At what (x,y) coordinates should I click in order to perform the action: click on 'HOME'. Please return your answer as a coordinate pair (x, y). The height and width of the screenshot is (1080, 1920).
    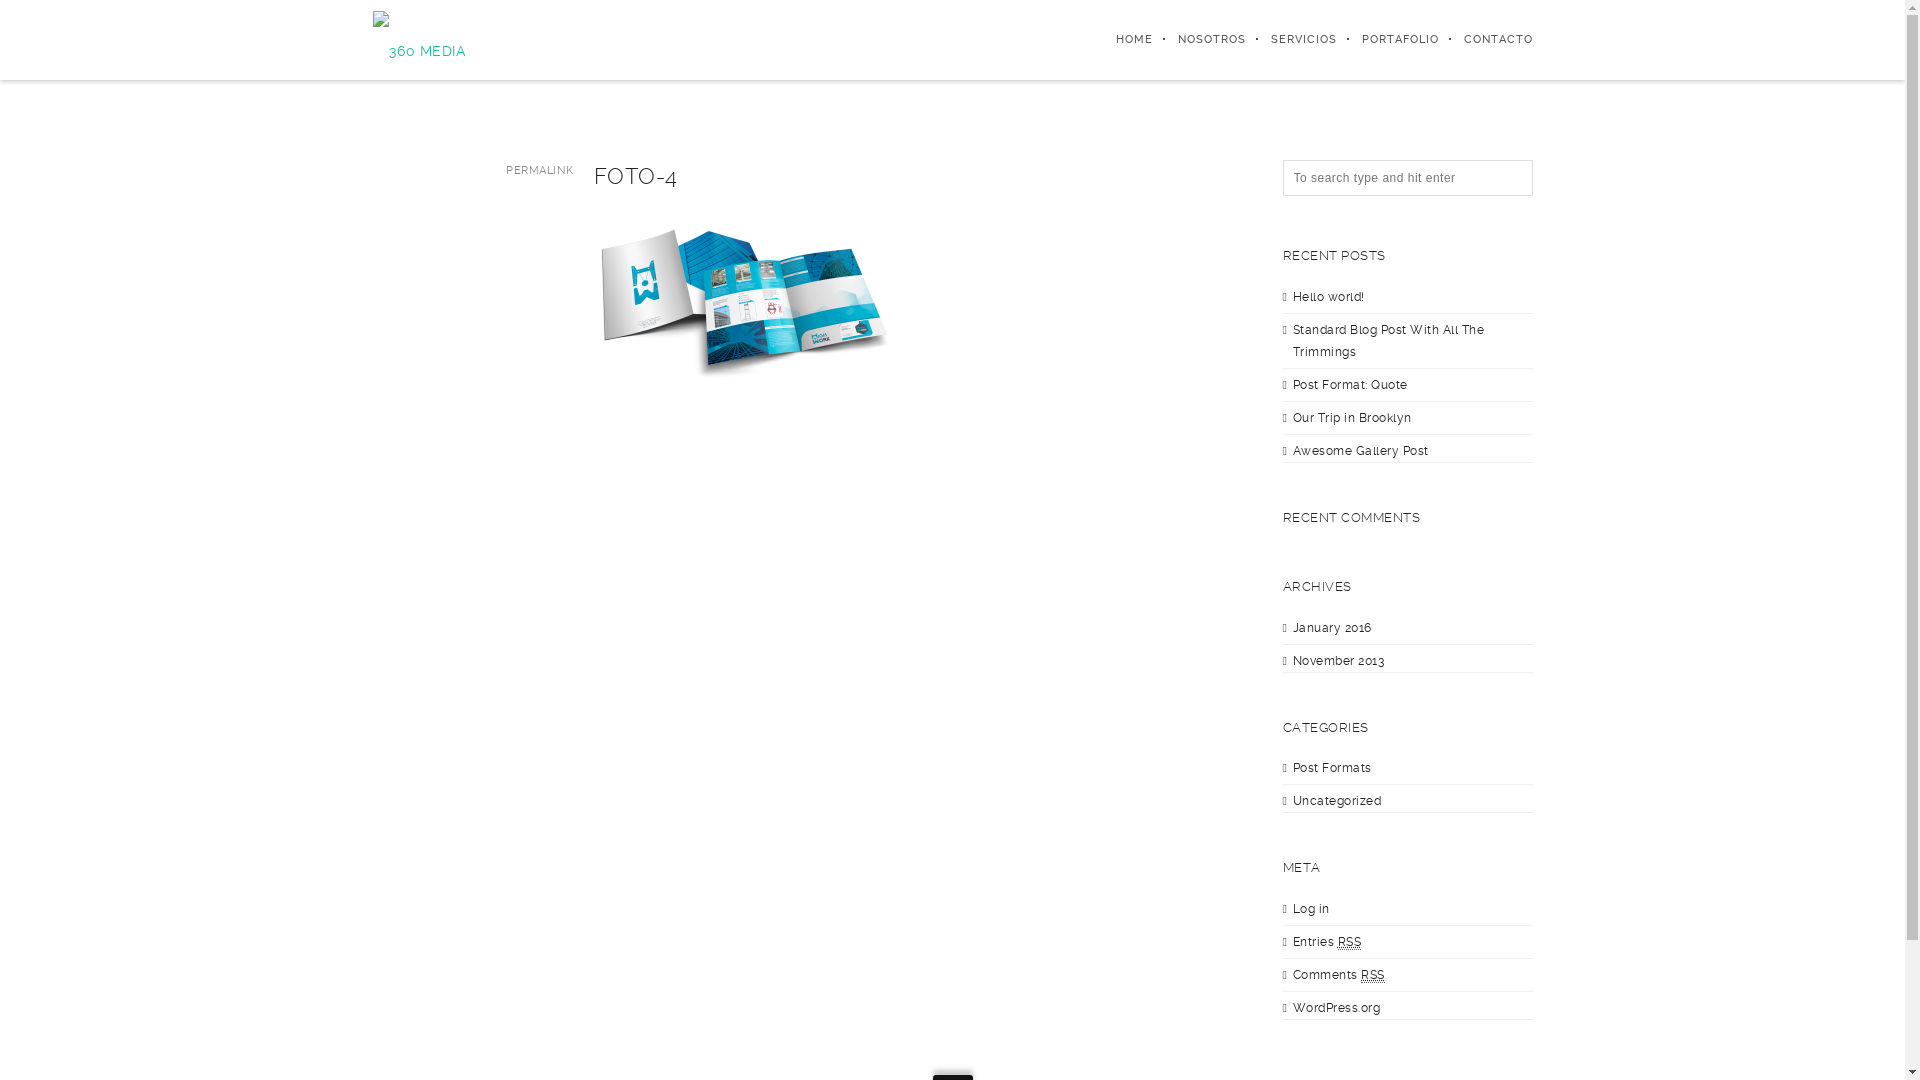
    Looking at the image, I should click on (1121, 39).